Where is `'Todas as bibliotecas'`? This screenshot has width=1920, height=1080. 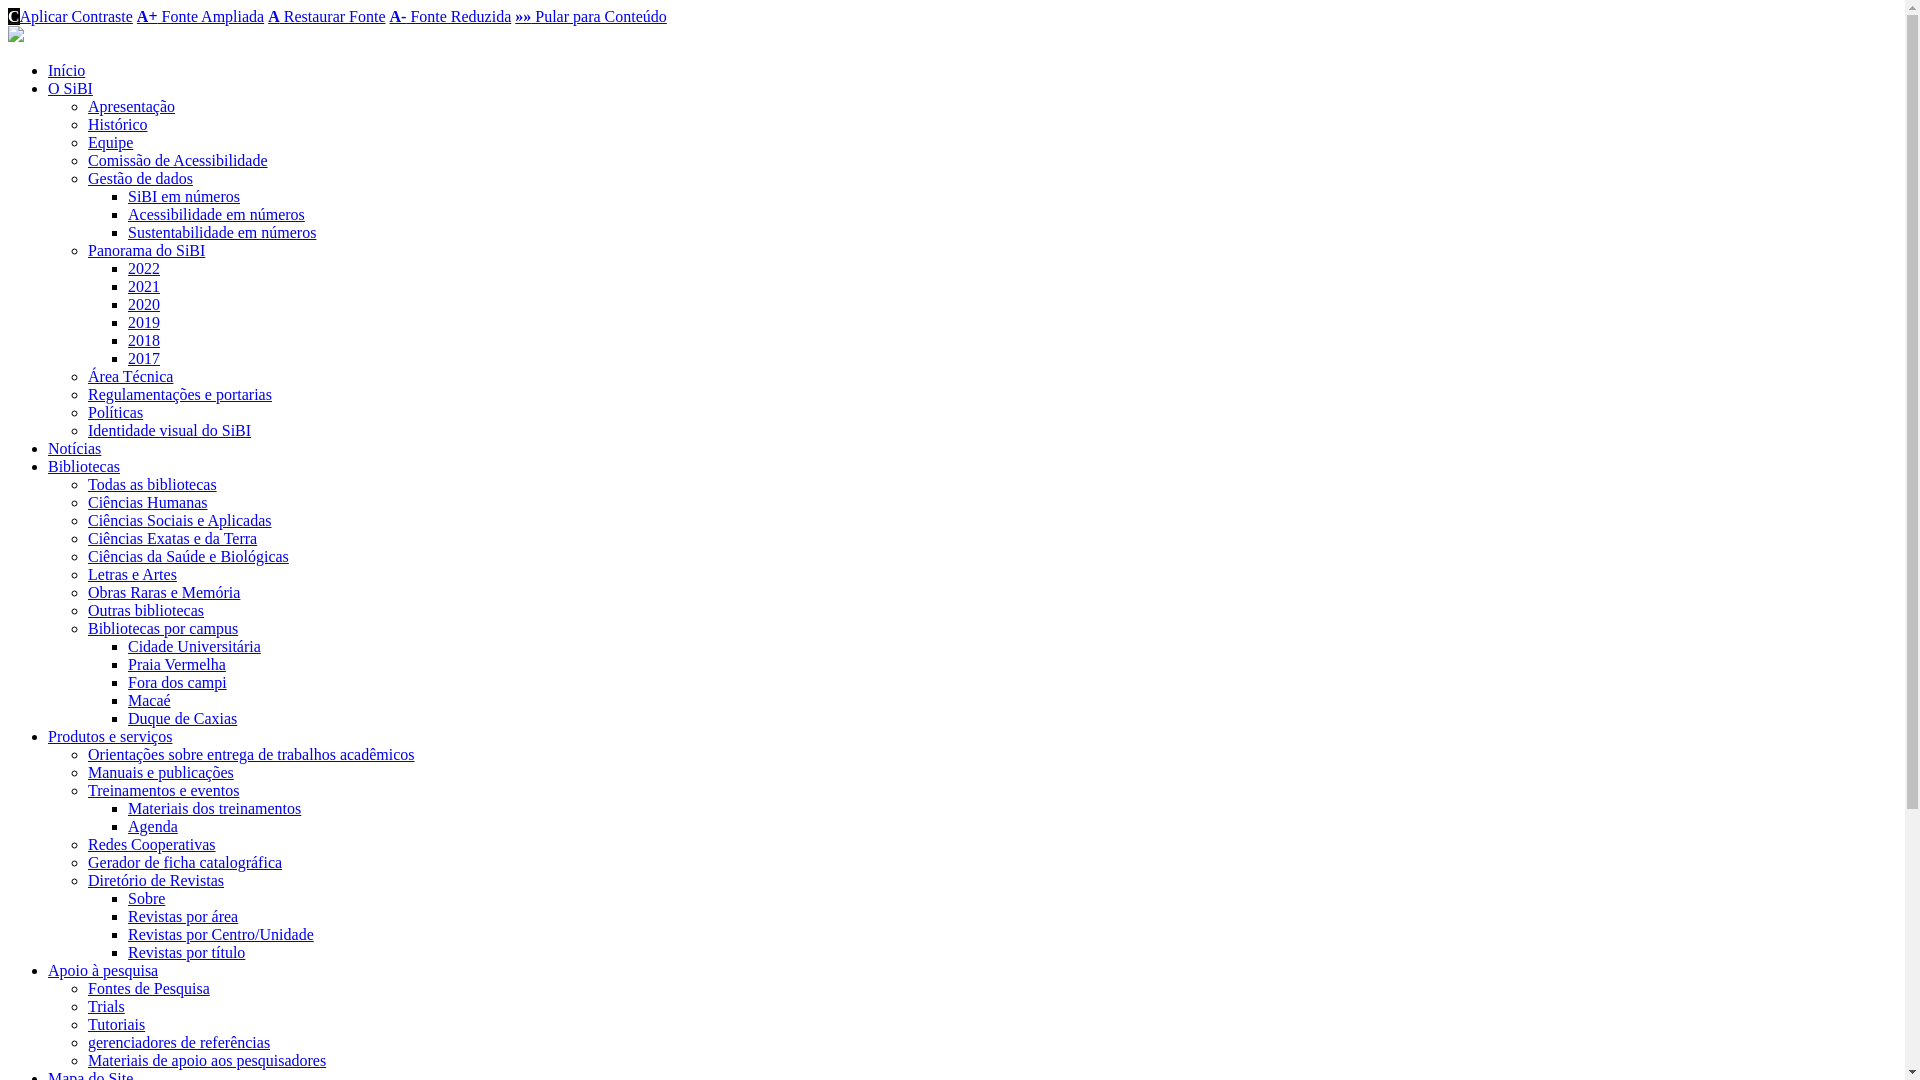 'Todas as bibliotecas' is located at coordinates (151, 484).